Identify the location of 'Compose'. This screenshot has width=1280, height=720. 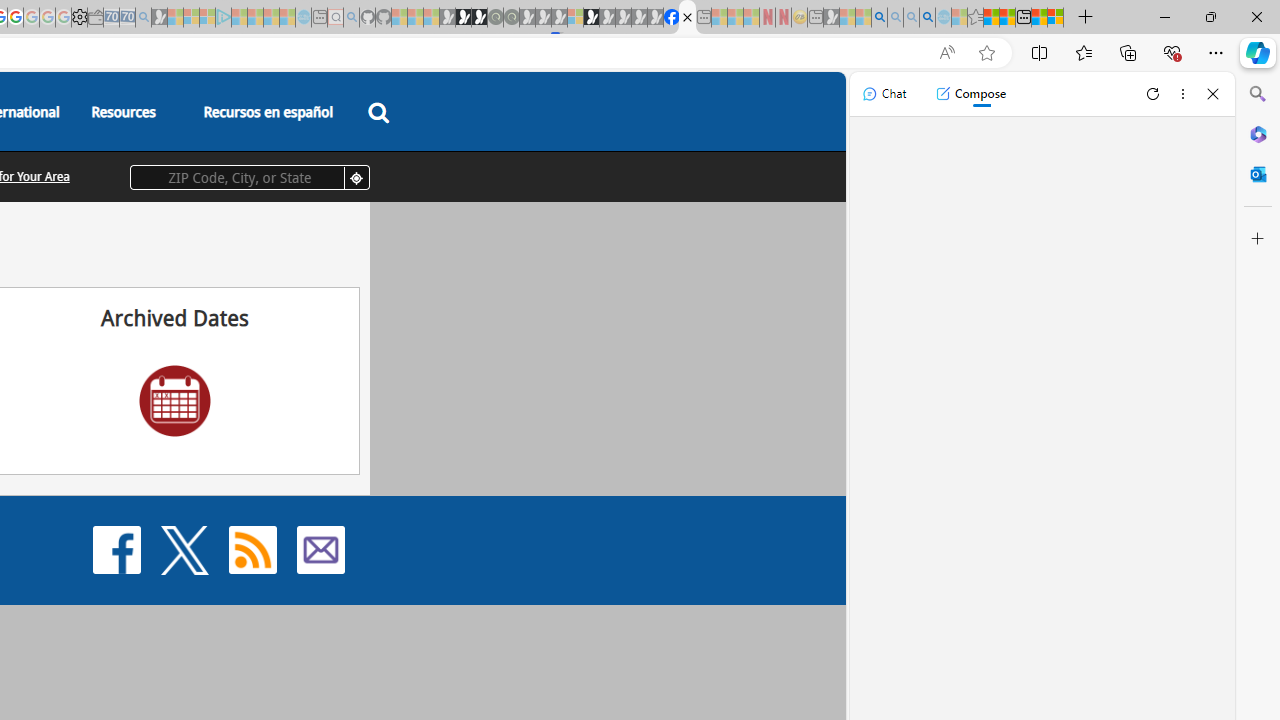
(970, 93).